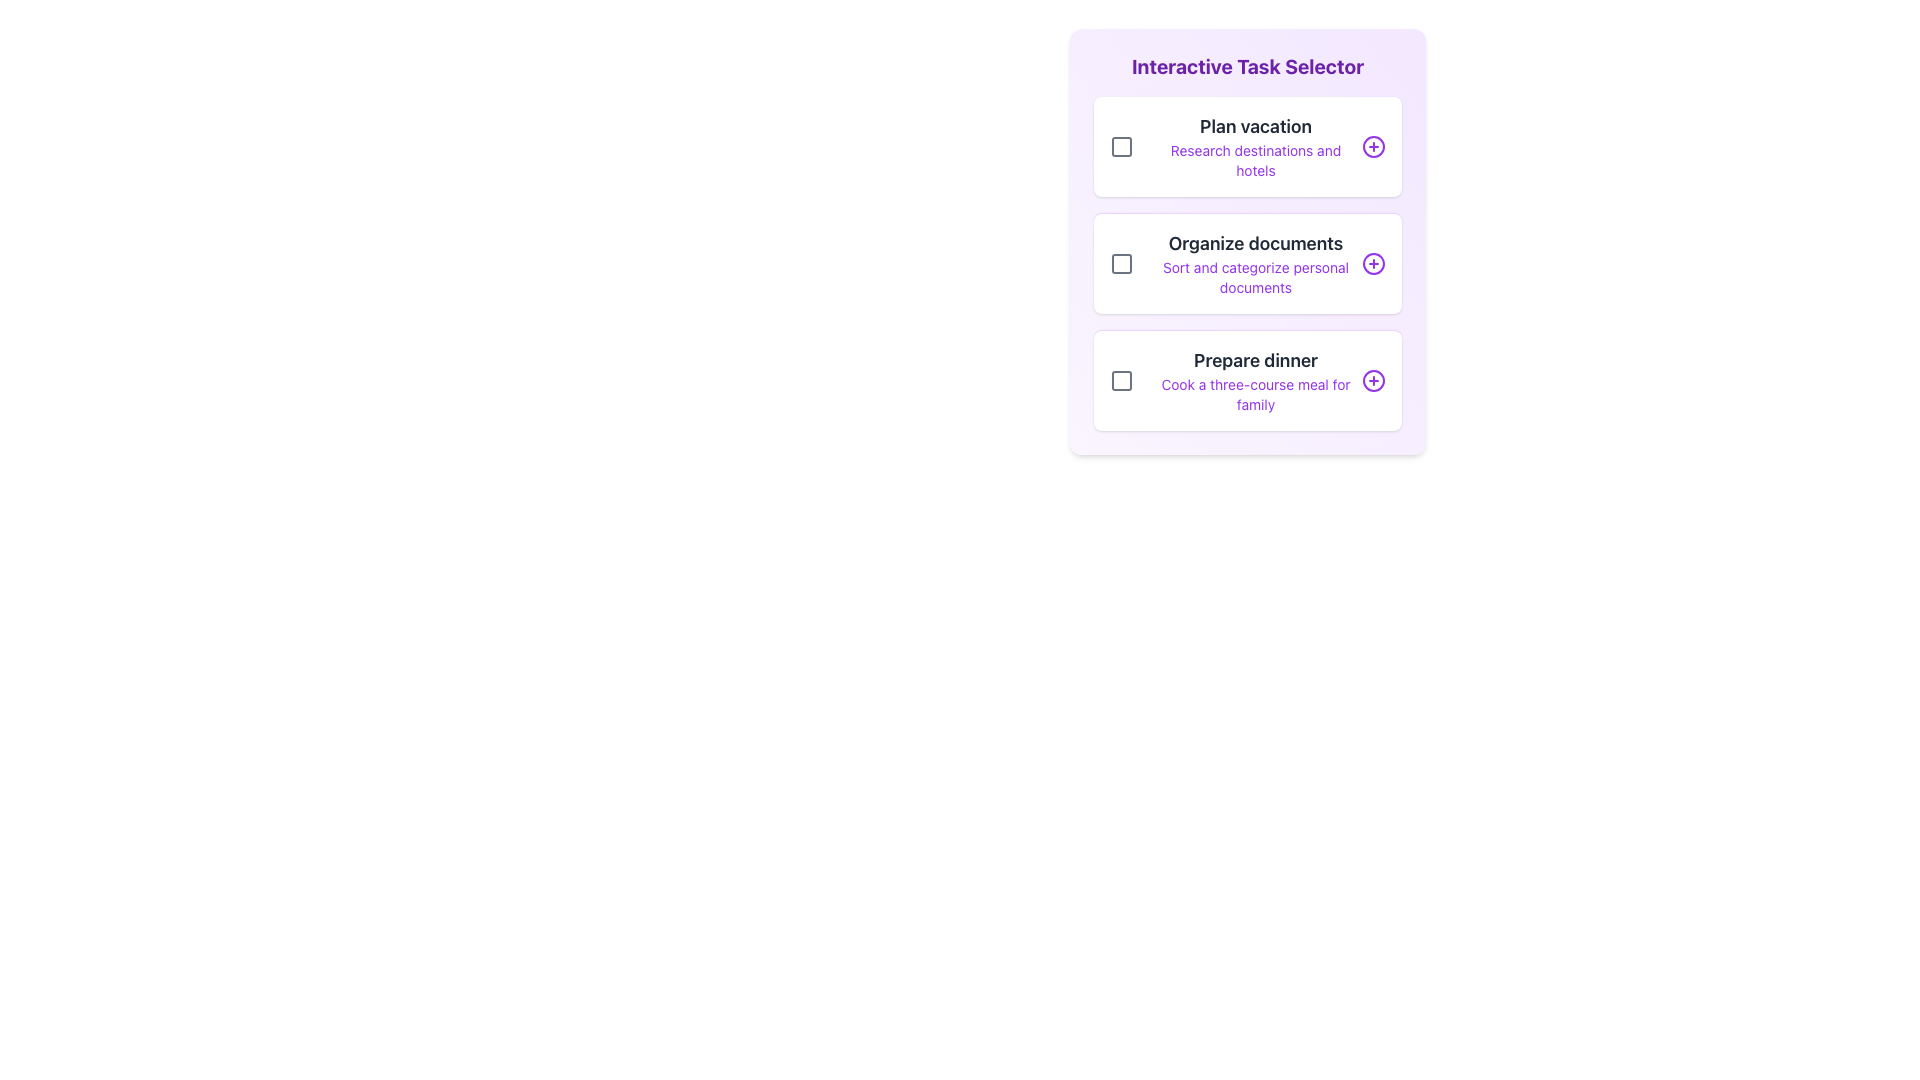  I want to click on the button that triggers actions related to 'Organize documents', positioned as the rightmost item in the second row of the task selection section, so click(1372, 262).